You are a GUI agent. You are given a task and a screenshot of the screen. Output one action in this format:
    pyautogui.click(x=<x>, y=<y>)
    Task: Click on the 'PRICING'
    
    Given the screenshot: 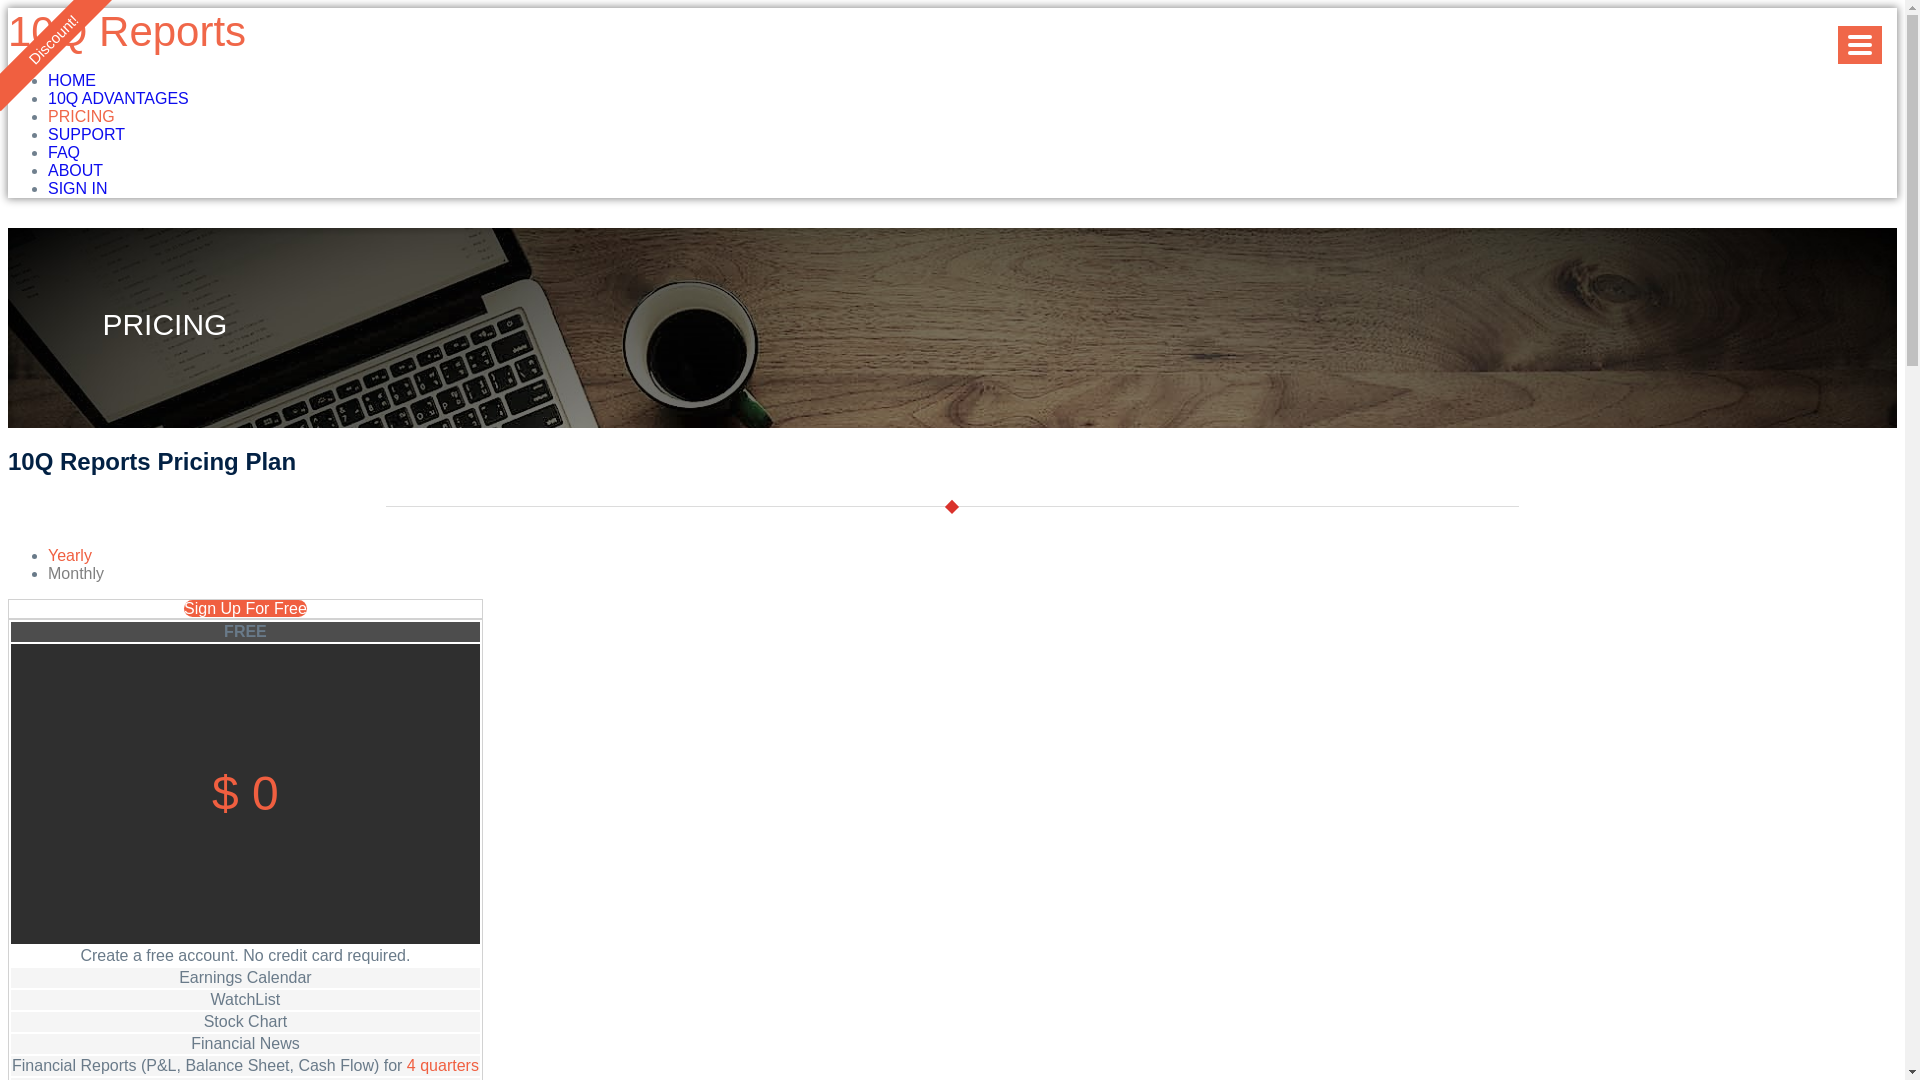 What is the action you would take?
    pyautogui.click(x=80, y=116)
    